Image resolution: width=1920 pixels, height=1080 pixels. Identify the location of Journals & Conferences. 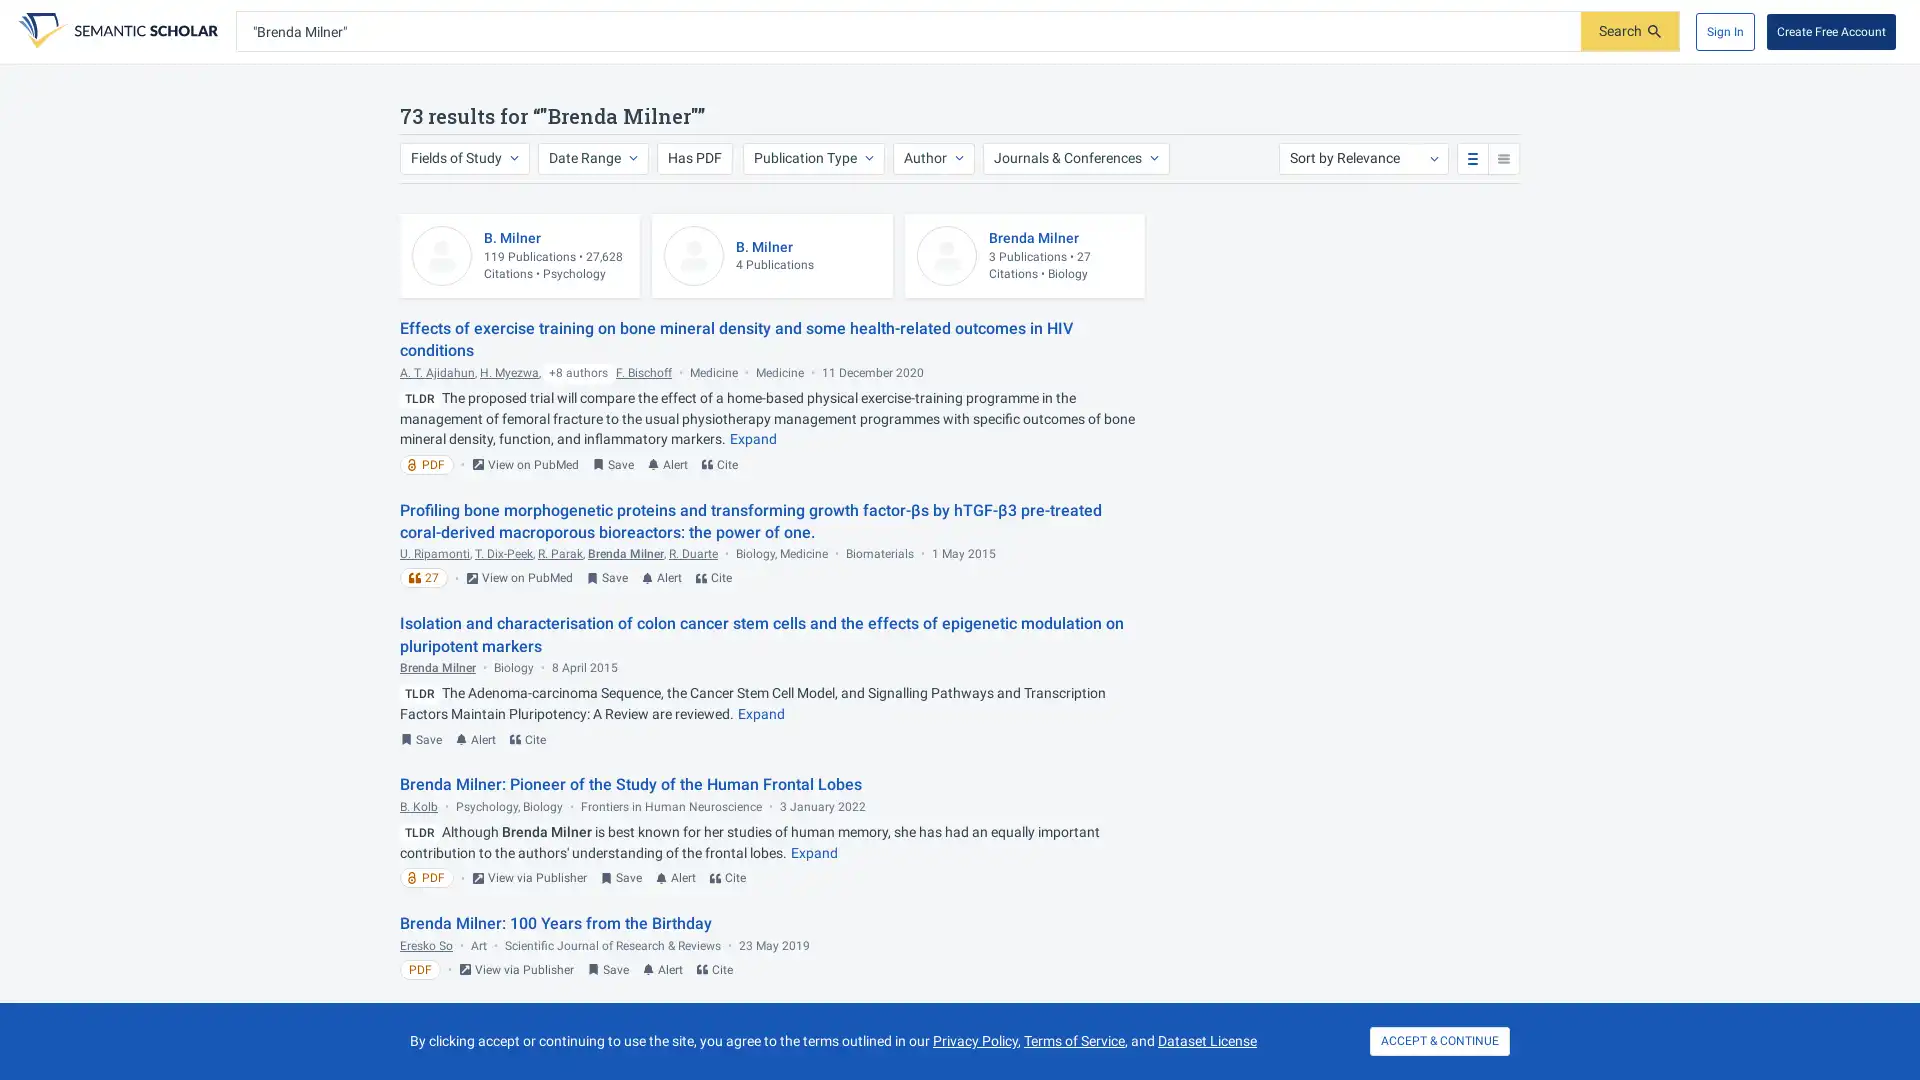
(1074, 157).